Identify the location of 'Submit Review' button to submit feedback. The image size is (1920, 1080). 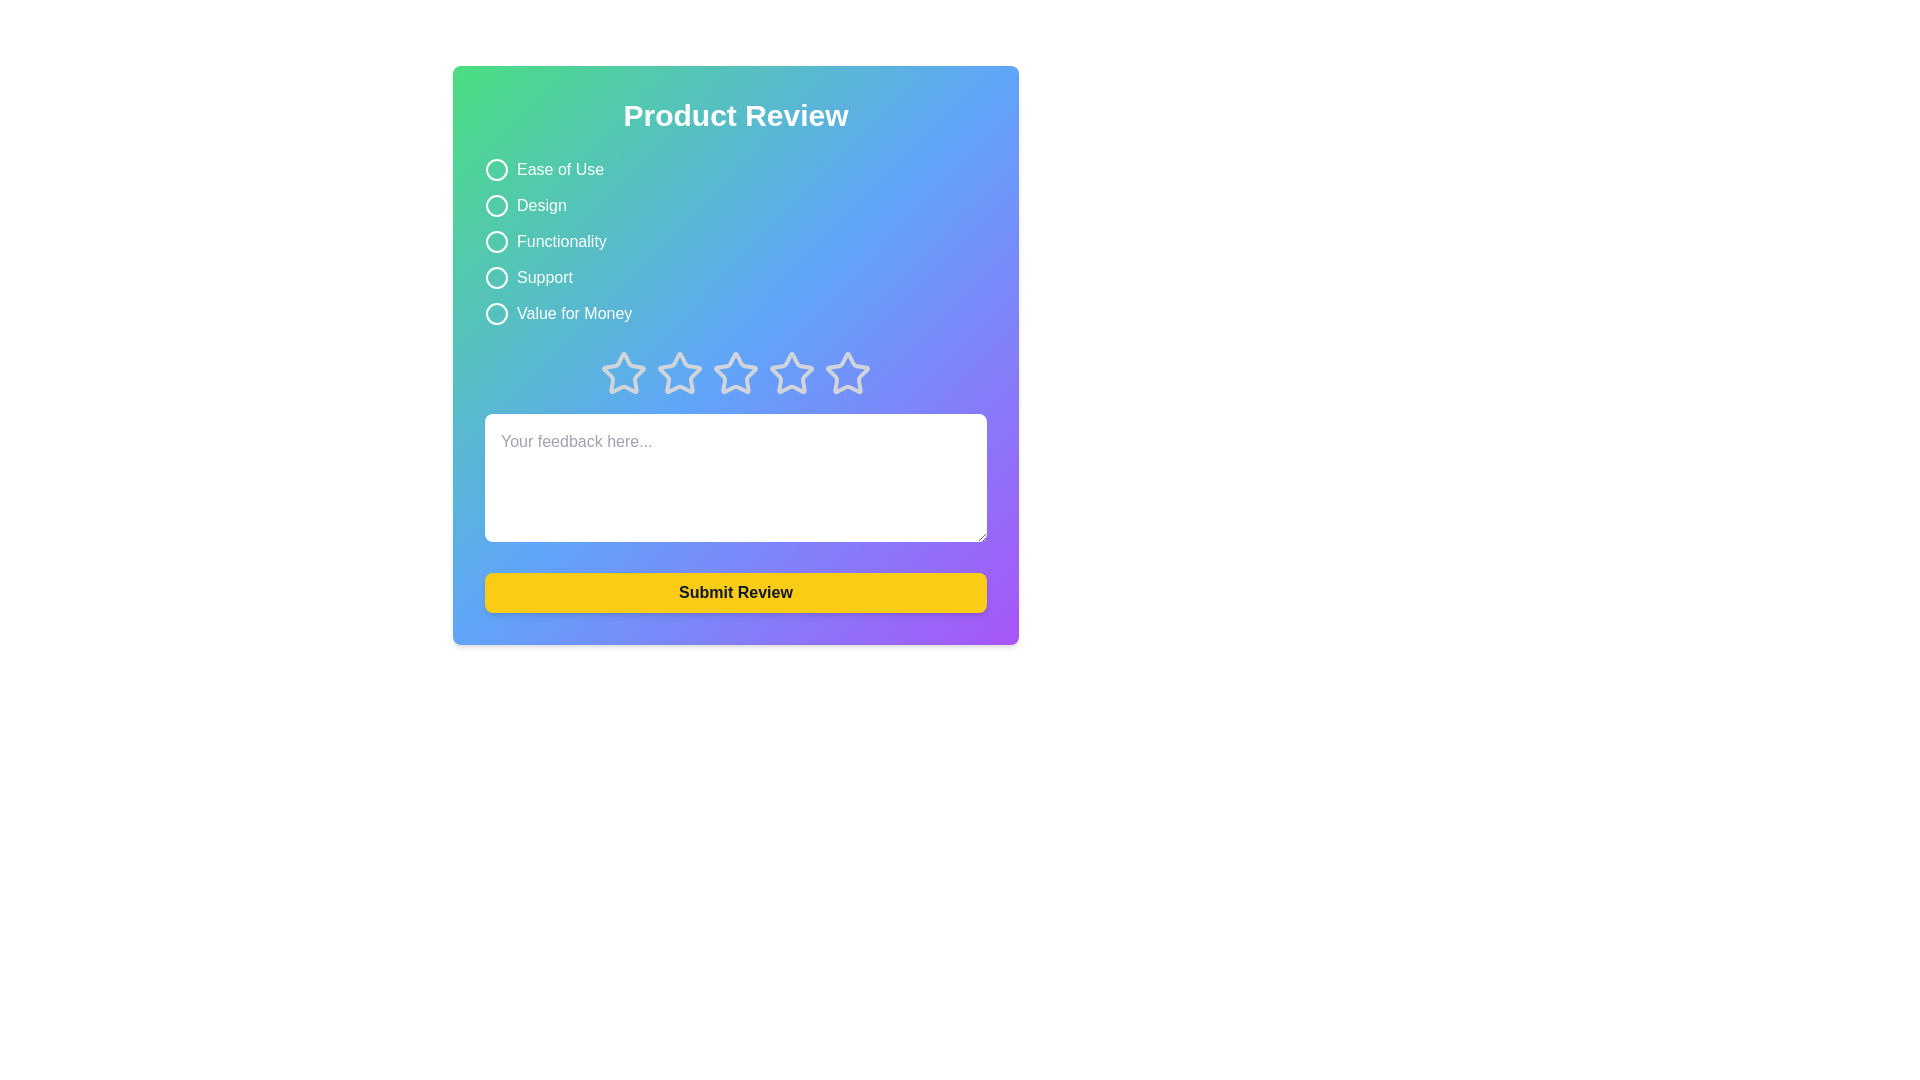
(734, 592).